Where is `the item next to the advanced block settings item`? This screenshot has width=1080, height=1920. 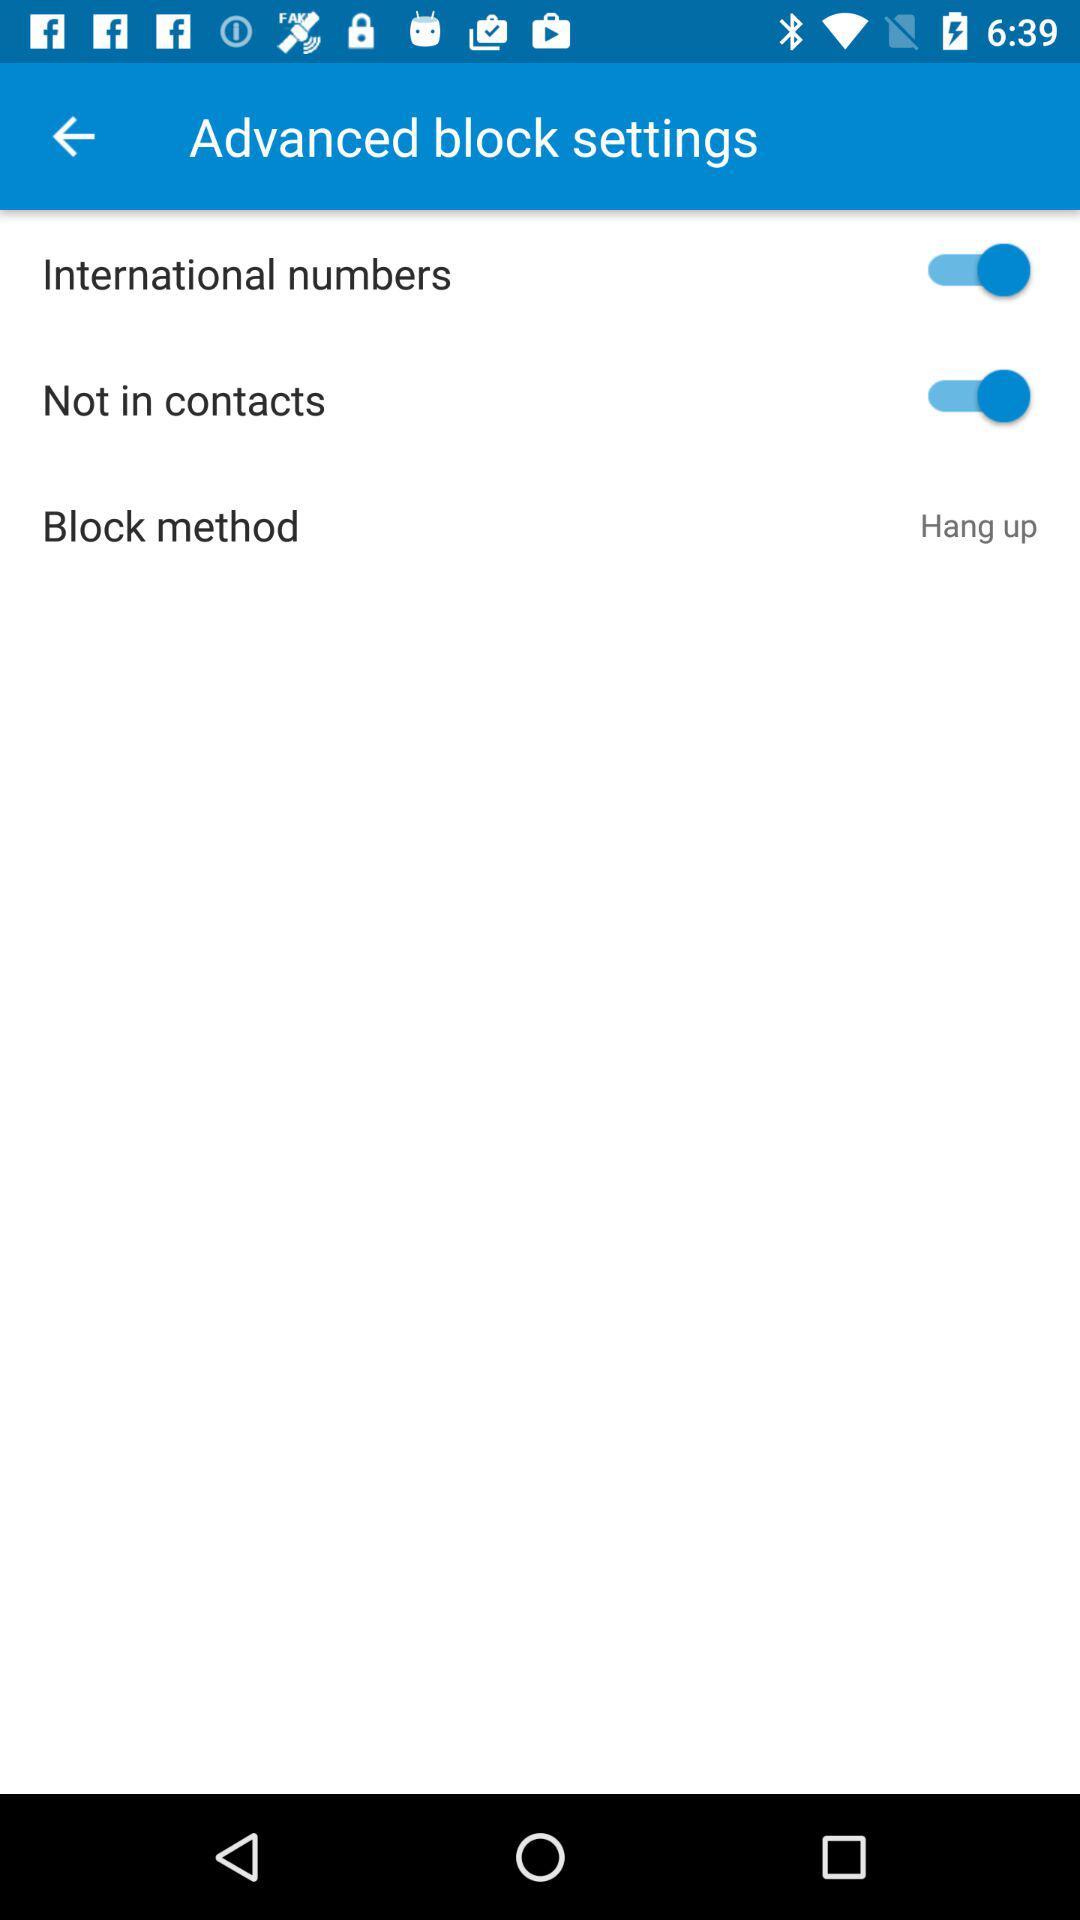 the item next to the advanced block settings item is located at coordinates (72, 135).